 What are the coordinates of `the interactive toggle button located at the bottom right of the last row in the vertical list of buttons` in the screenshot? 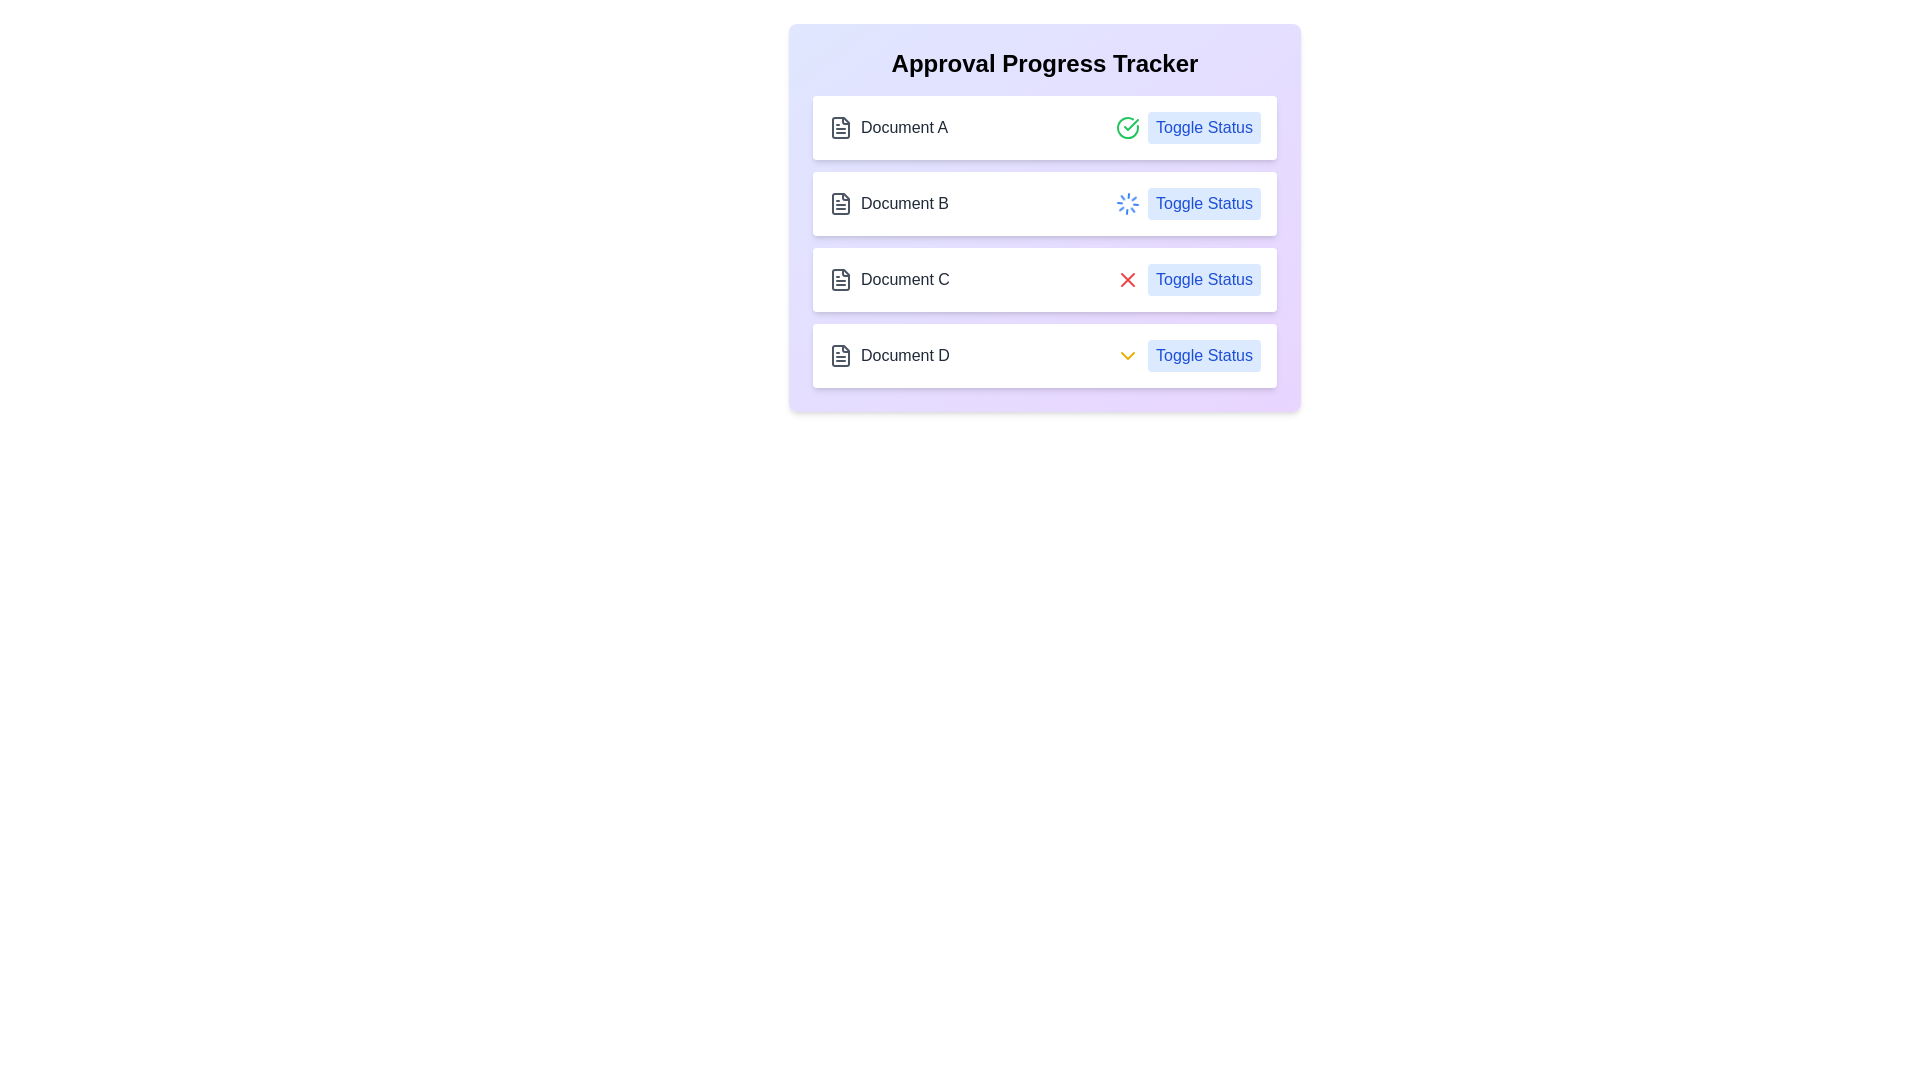 It's located at (1203, 354).